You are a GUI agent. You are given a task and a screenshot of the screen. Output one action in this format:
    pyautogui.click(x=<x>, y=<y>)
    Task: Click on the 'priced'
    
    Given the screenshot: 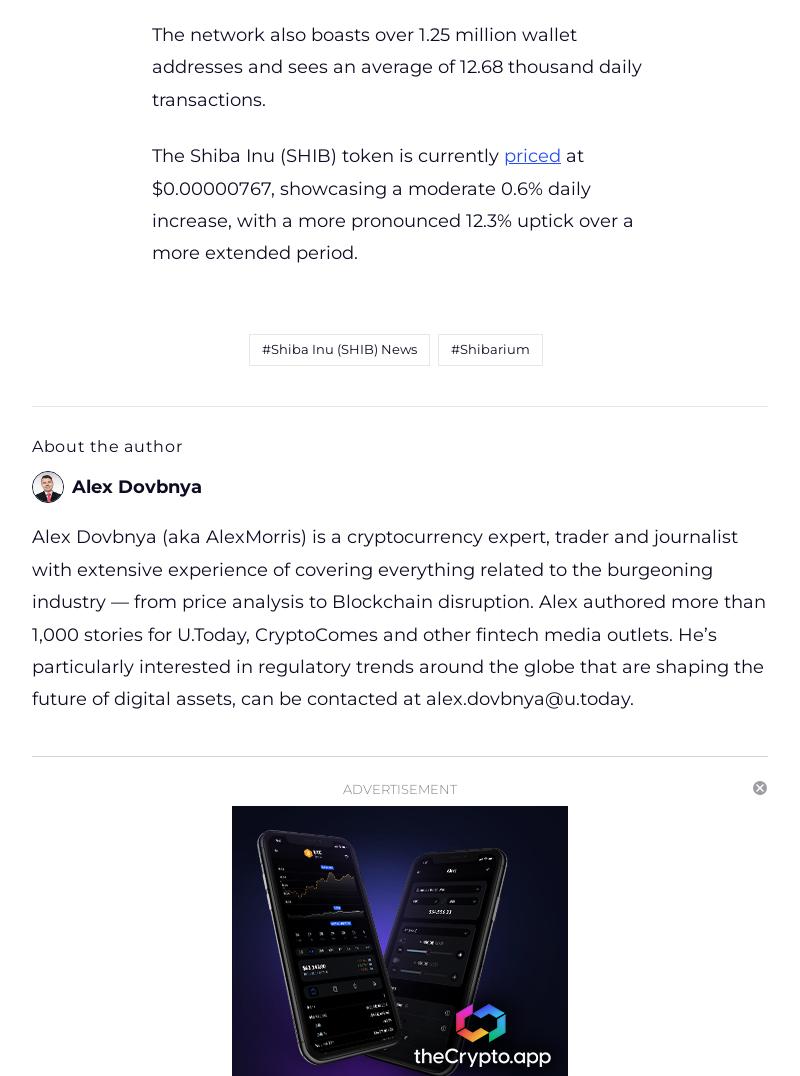 What is the action you would take?
    pyautogui.click(x=531, y=156)
    